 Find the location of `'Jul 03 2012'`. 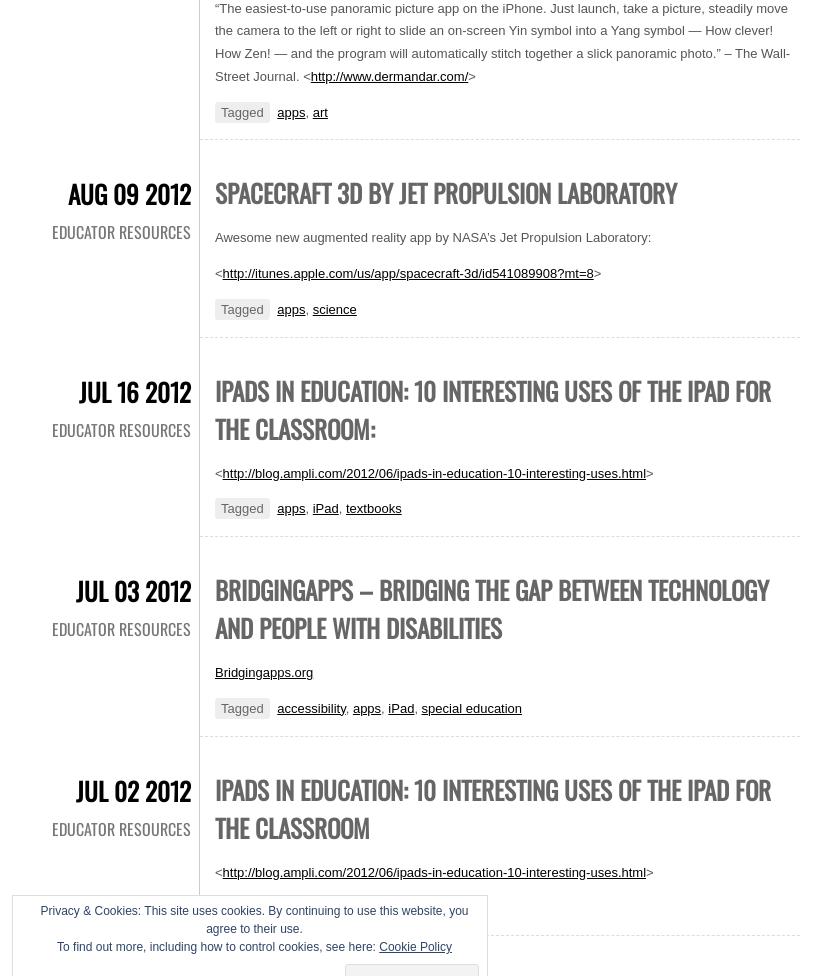

'Jul 03 2012' is located at coordinates (76, 590).